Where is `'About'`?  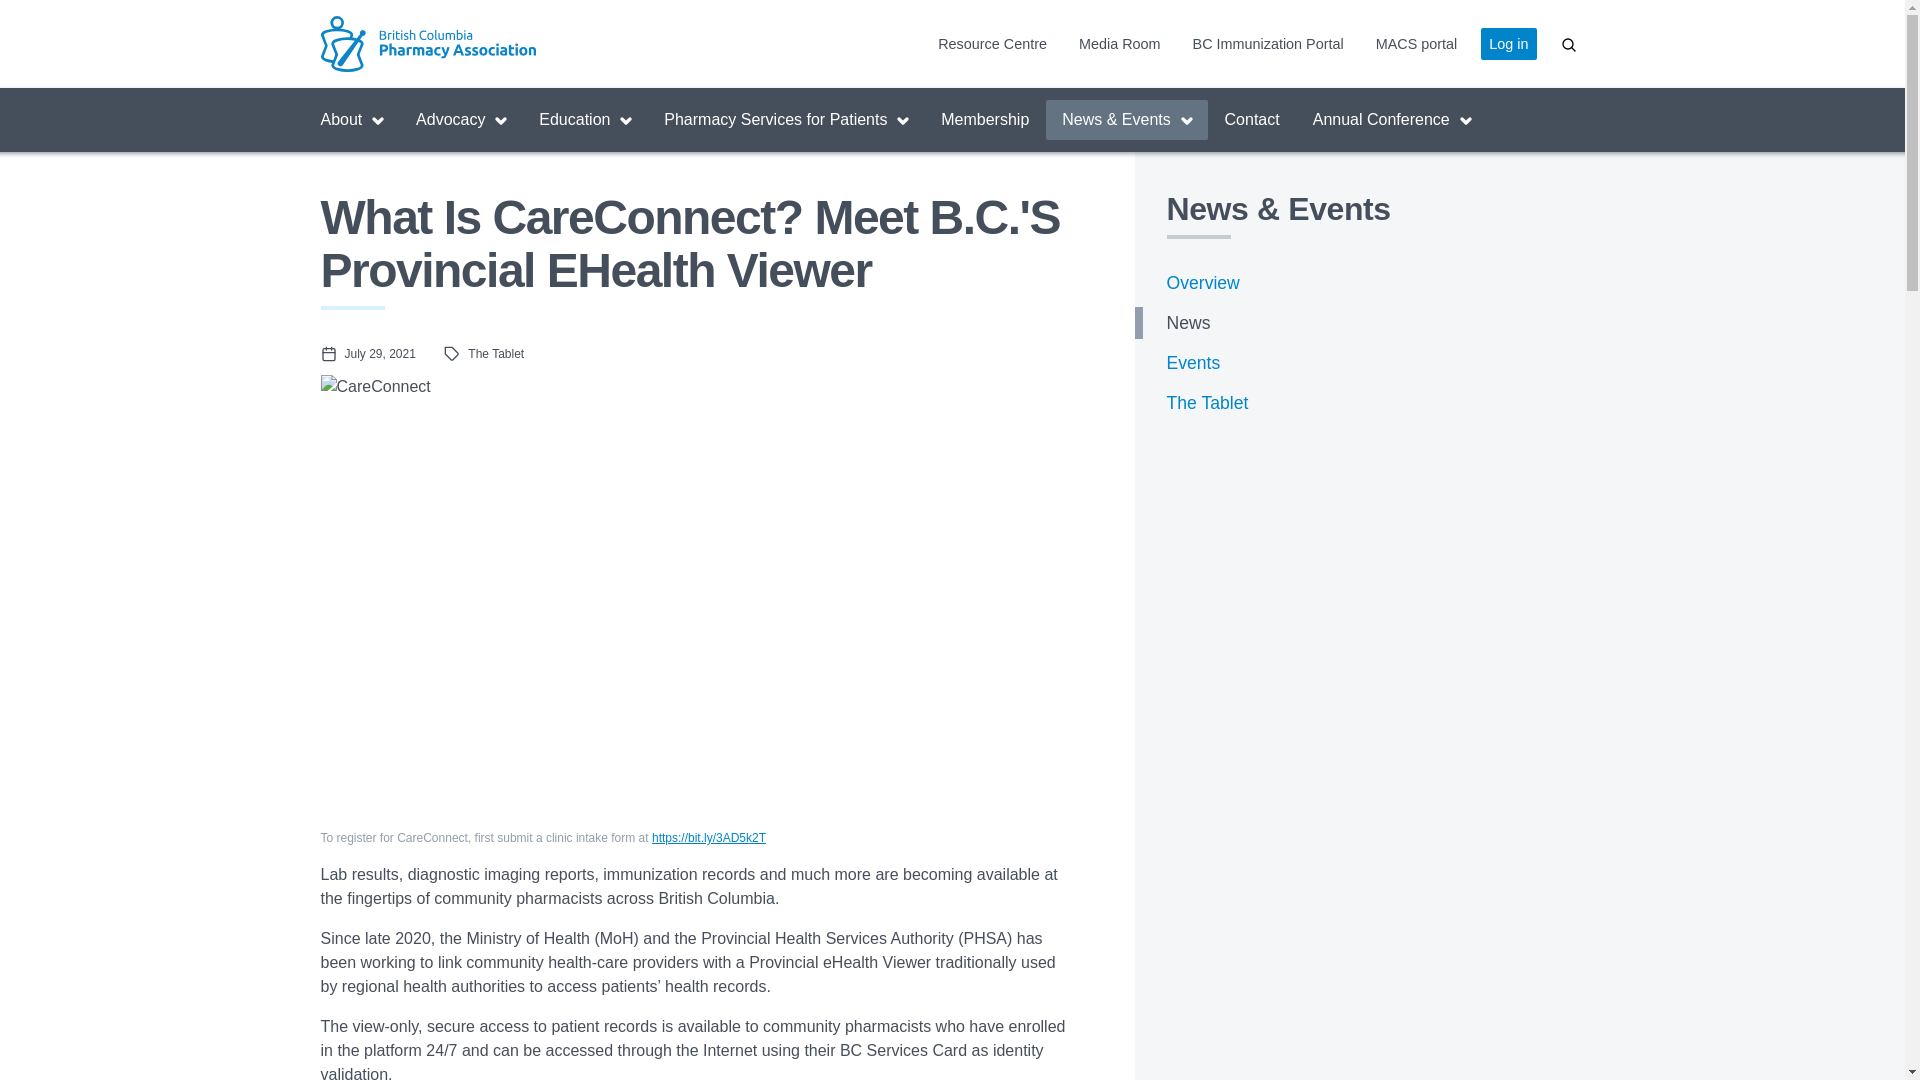 'About' is located at coordinates (351, 119).